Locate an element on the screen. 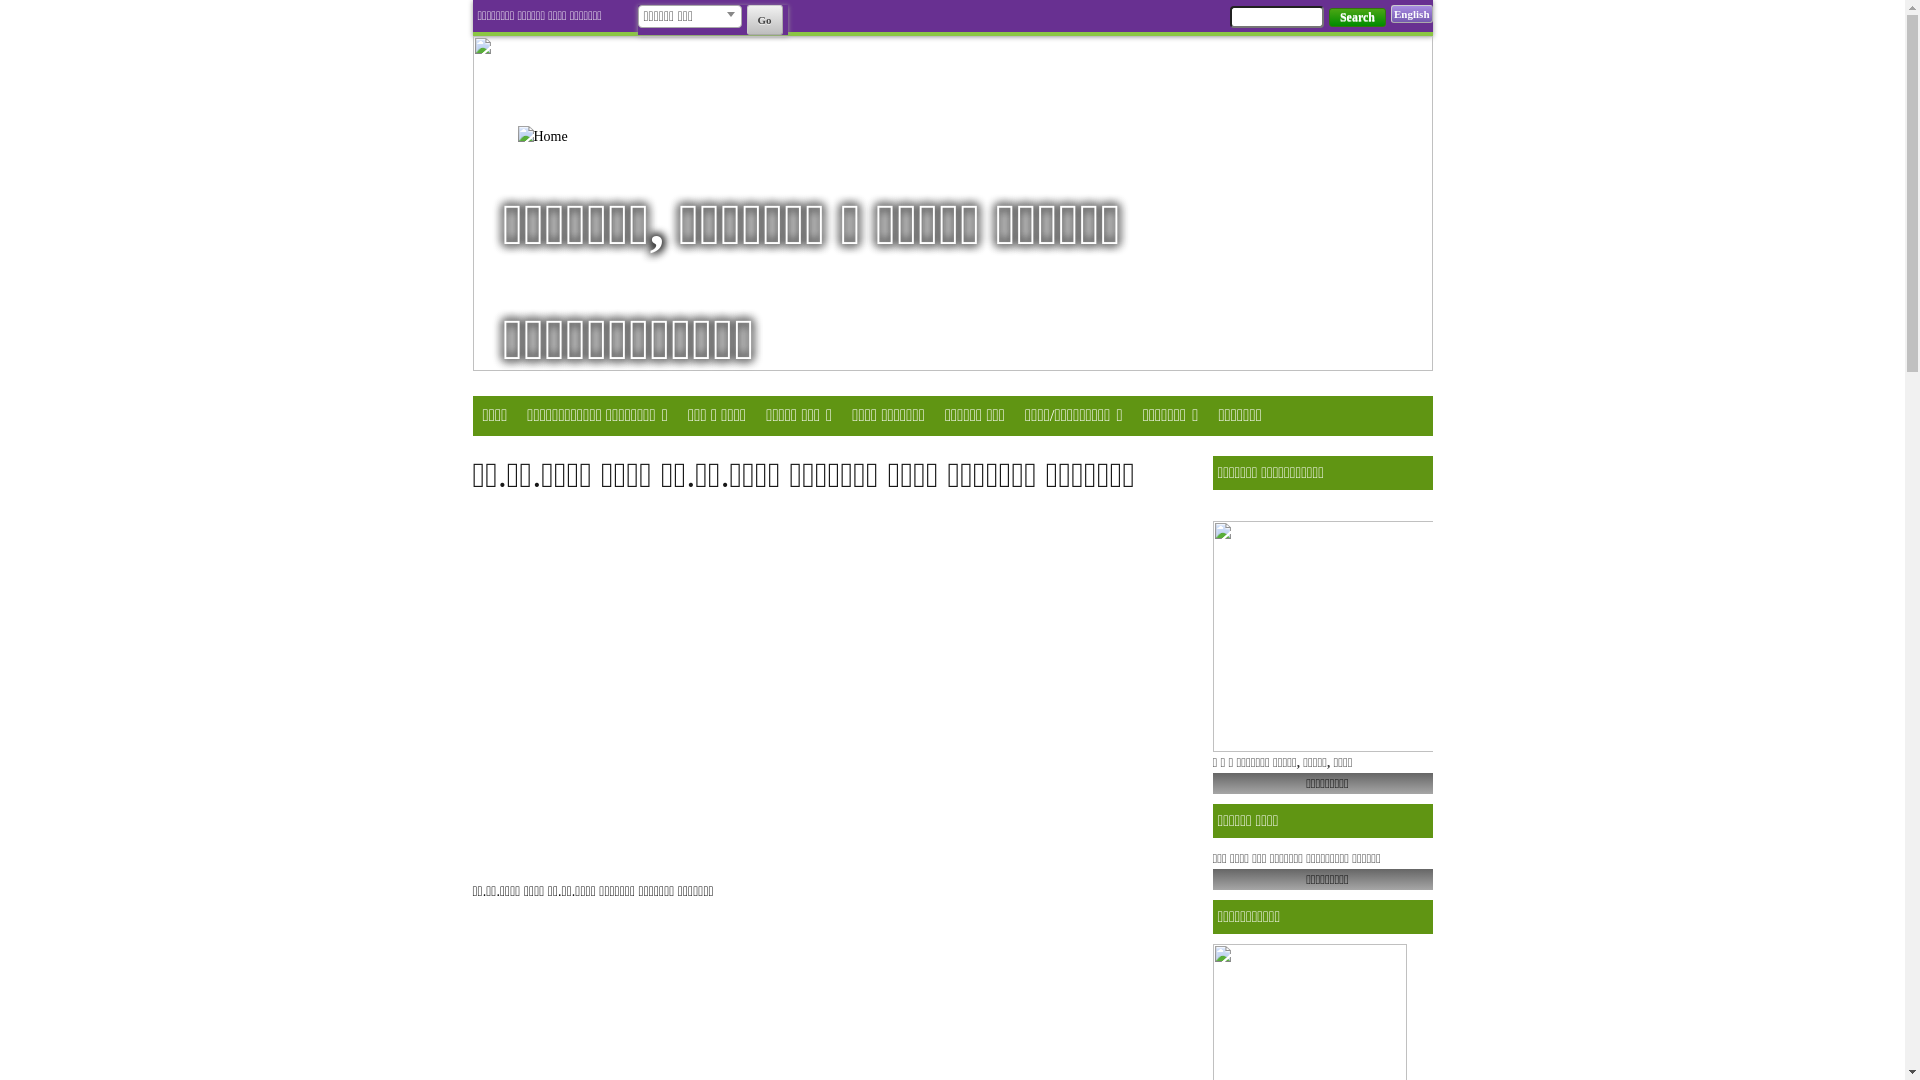 This screenshot has height=1080, width=1920. 'Home' is located at coordinates (569, 135).